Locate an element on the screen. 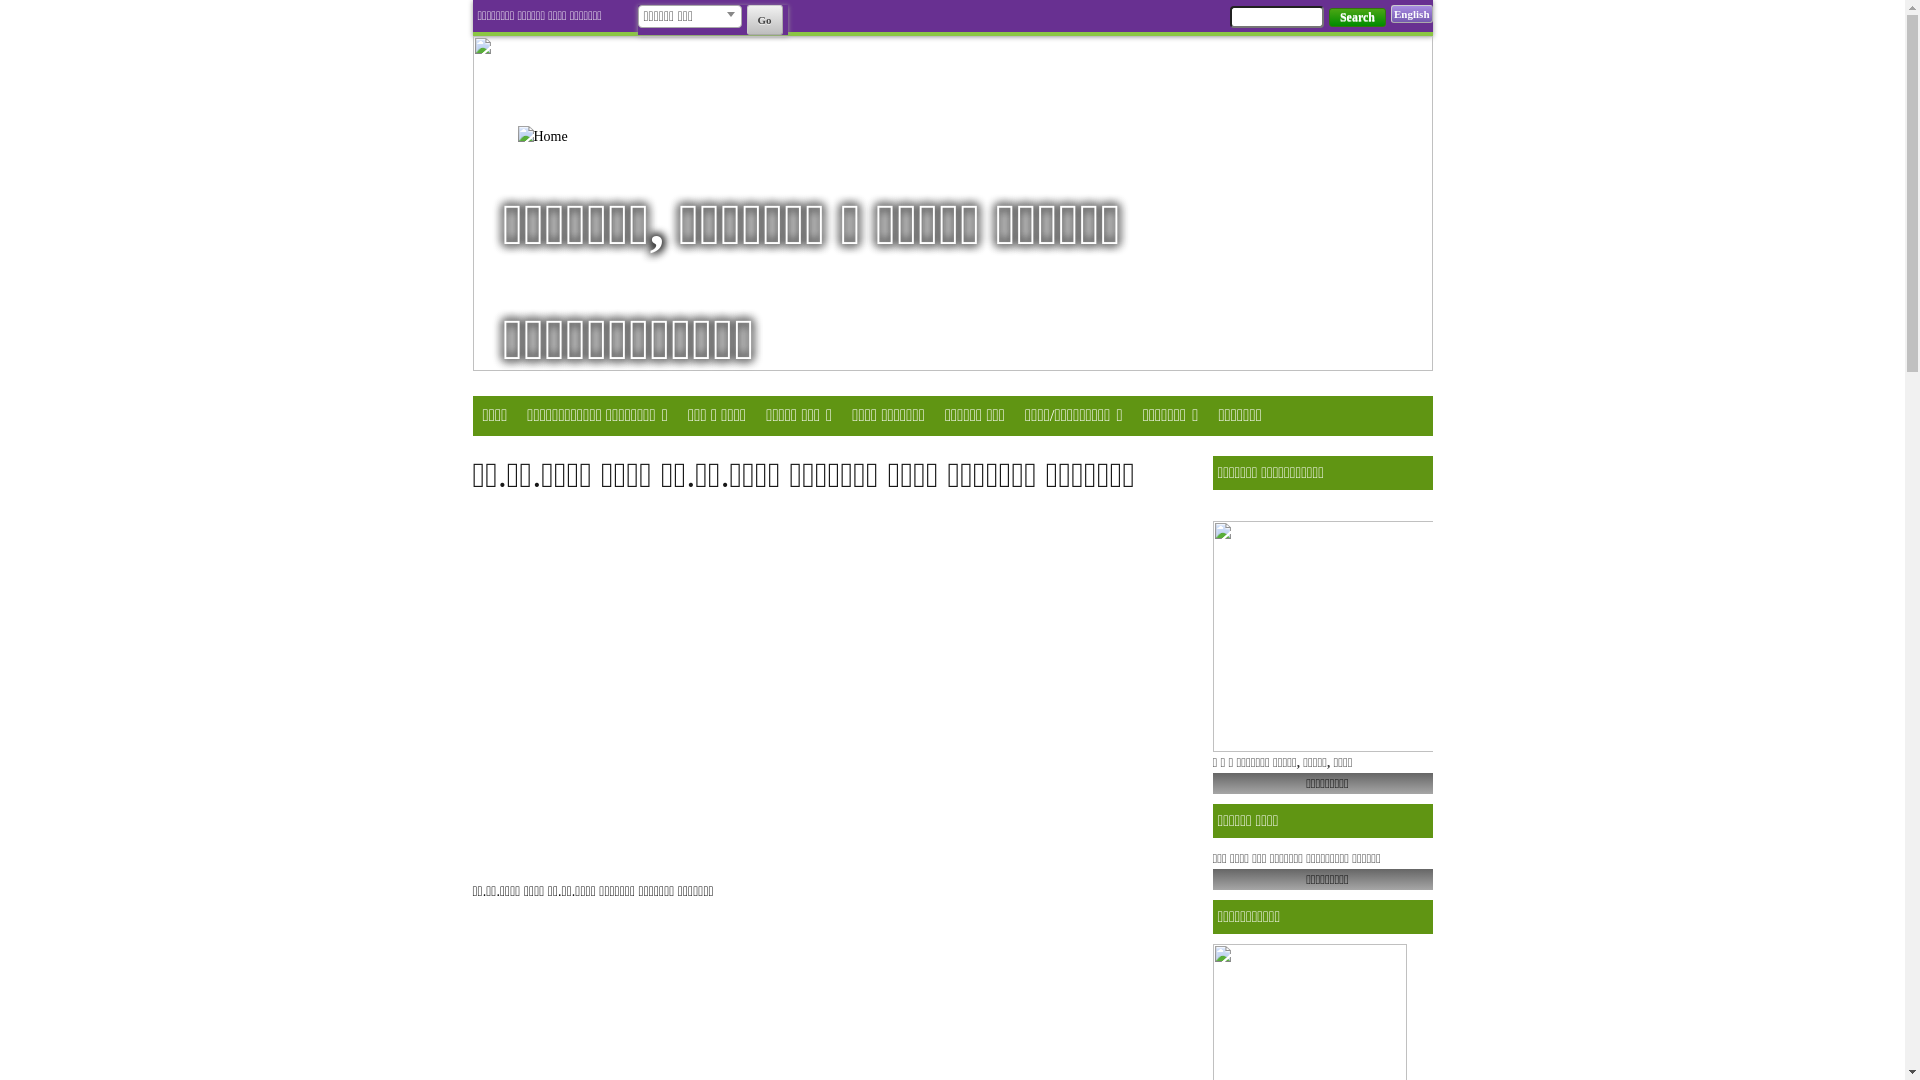 This screenshot has height=1080, width=1920. 'Home' is located at coordinates (569, 135).